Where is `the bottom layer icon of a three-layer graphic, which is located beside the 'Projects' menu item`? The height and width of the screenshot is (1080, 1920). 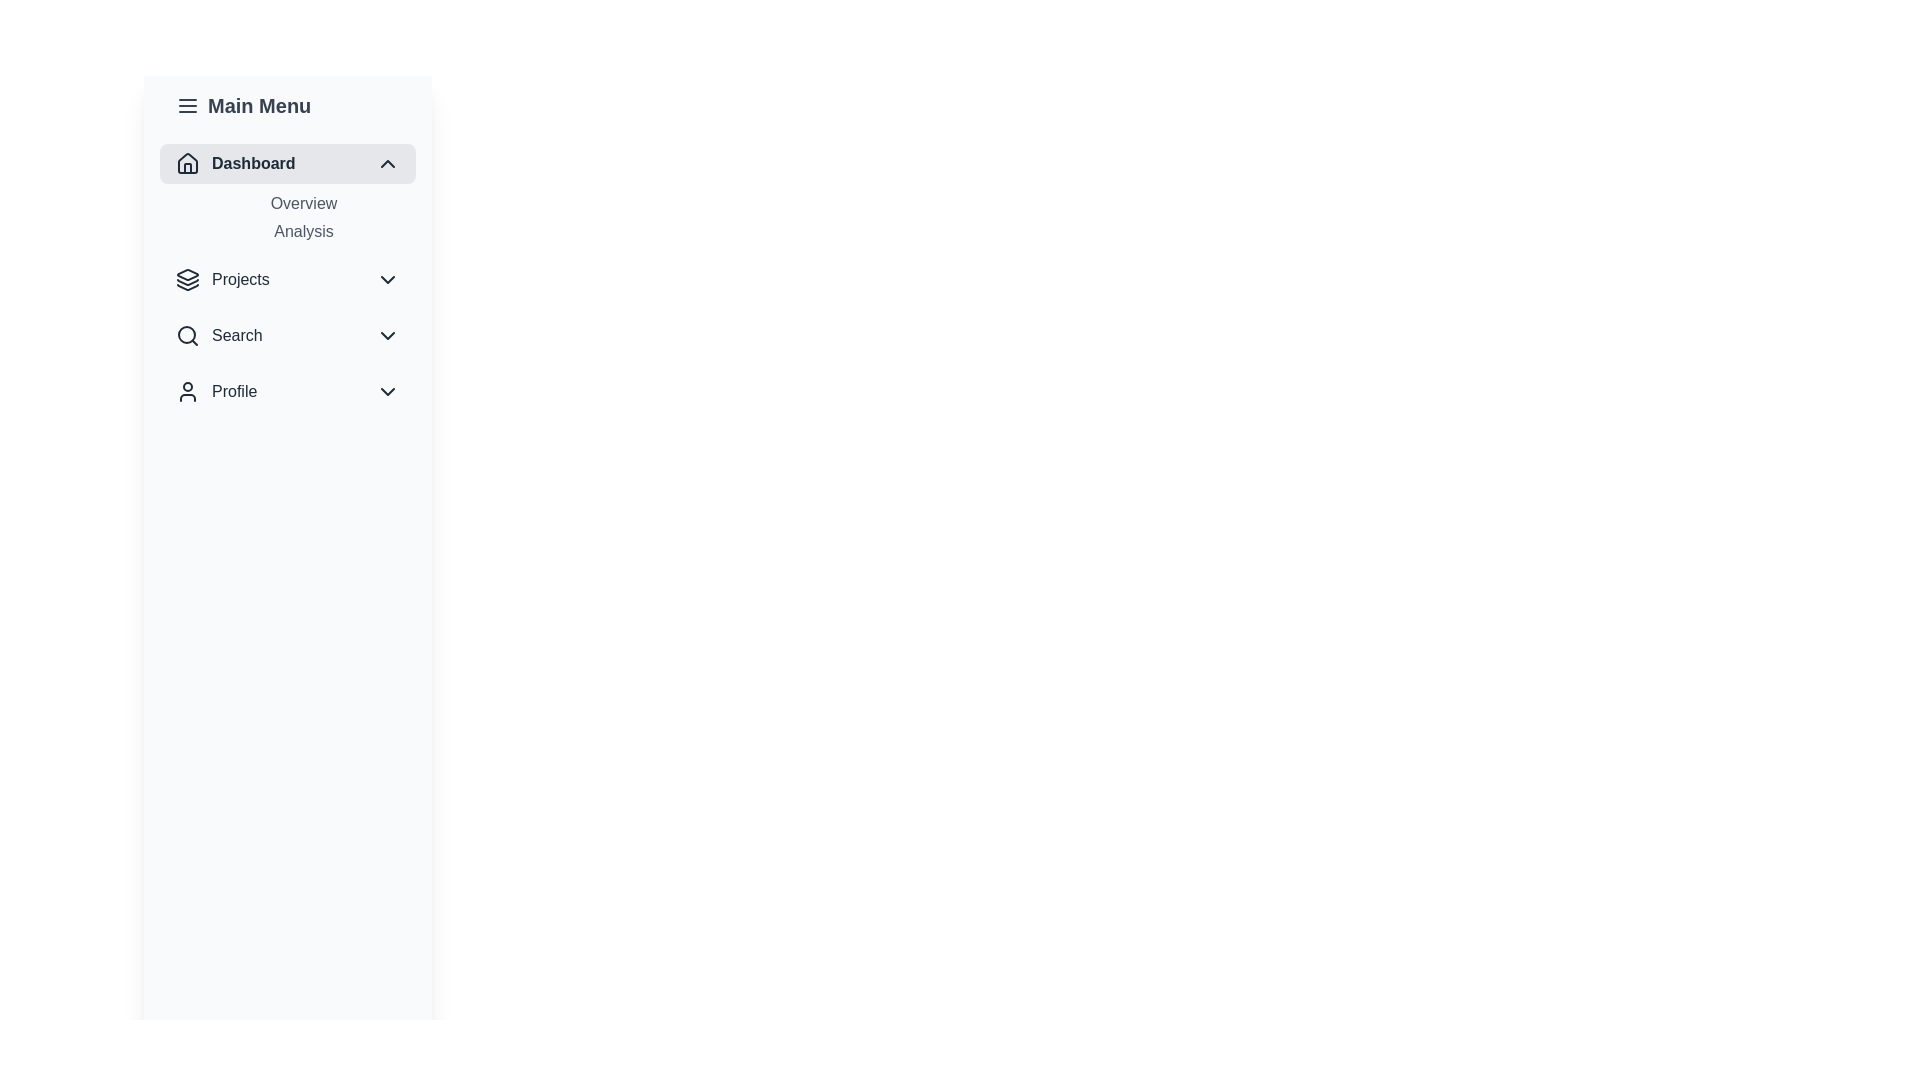
the bottom layer icon of a three-layer graphic, which is located beside the 'Projects' menu item is located at coordinates (187, 287).